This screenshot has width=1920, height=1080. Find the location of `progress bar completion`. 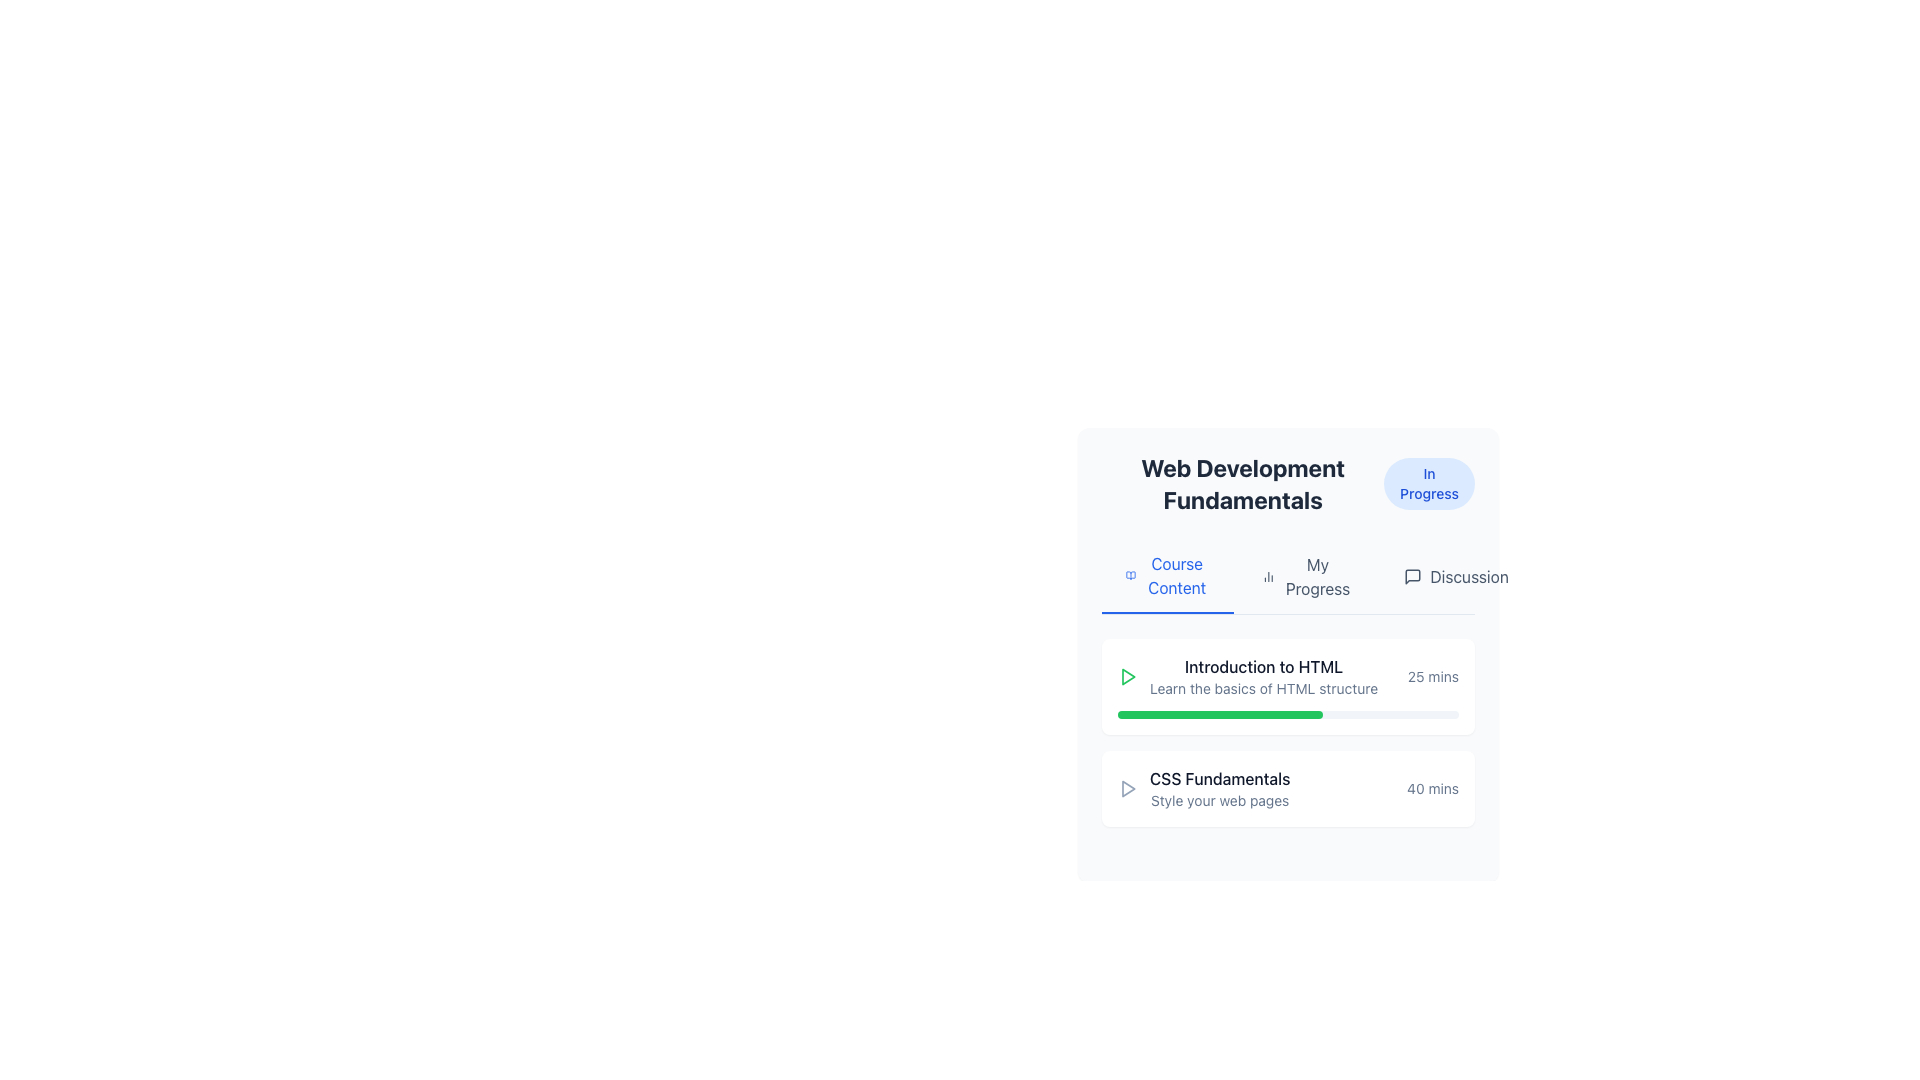

progress bar completion is located at coordinates (1437, 713).